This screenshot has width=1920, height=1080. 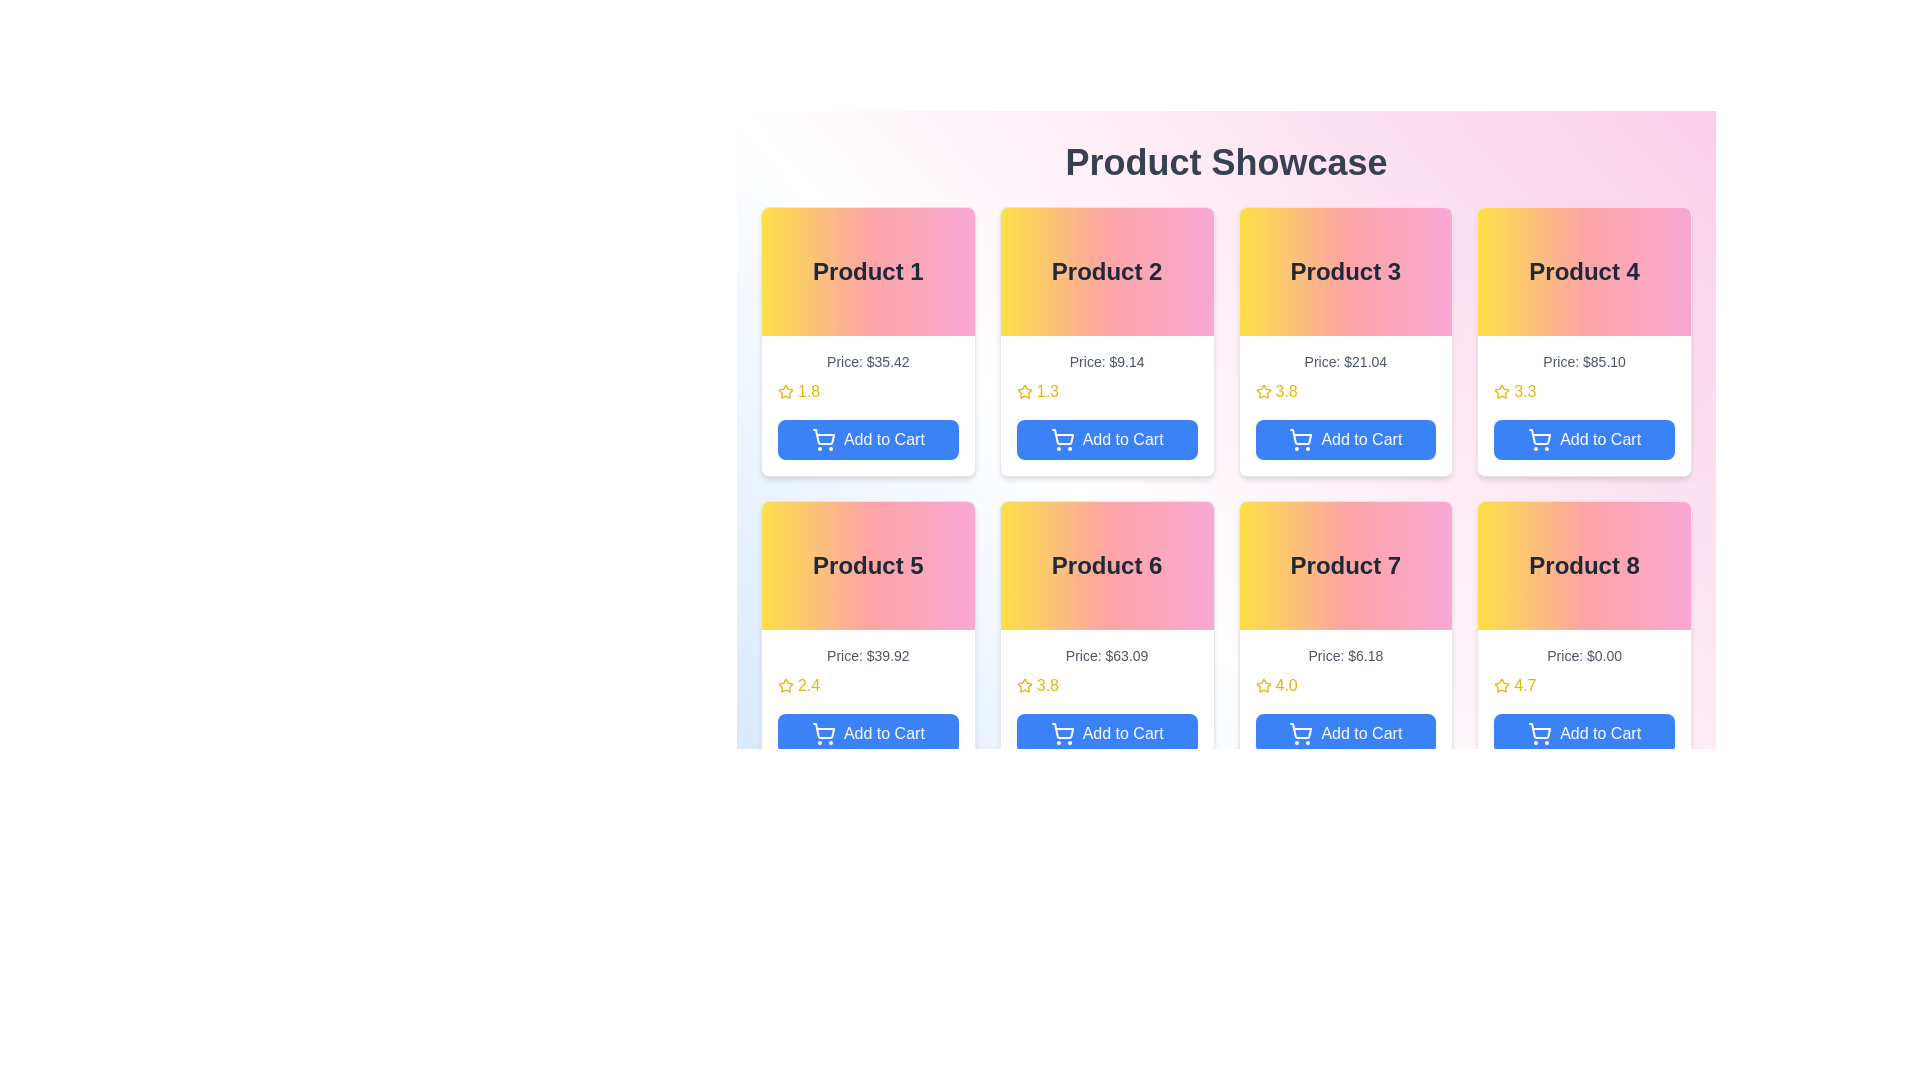 What do you see at coordinates (1061, 731) in the screenshot?
I see `the shopping cart icon, which is a minimalistic white outline on a blue background, located within the 'Add to Cart' button for 'Product 6' in the second row, fourth column of the grid layout` at bounding box center [1061, 731].